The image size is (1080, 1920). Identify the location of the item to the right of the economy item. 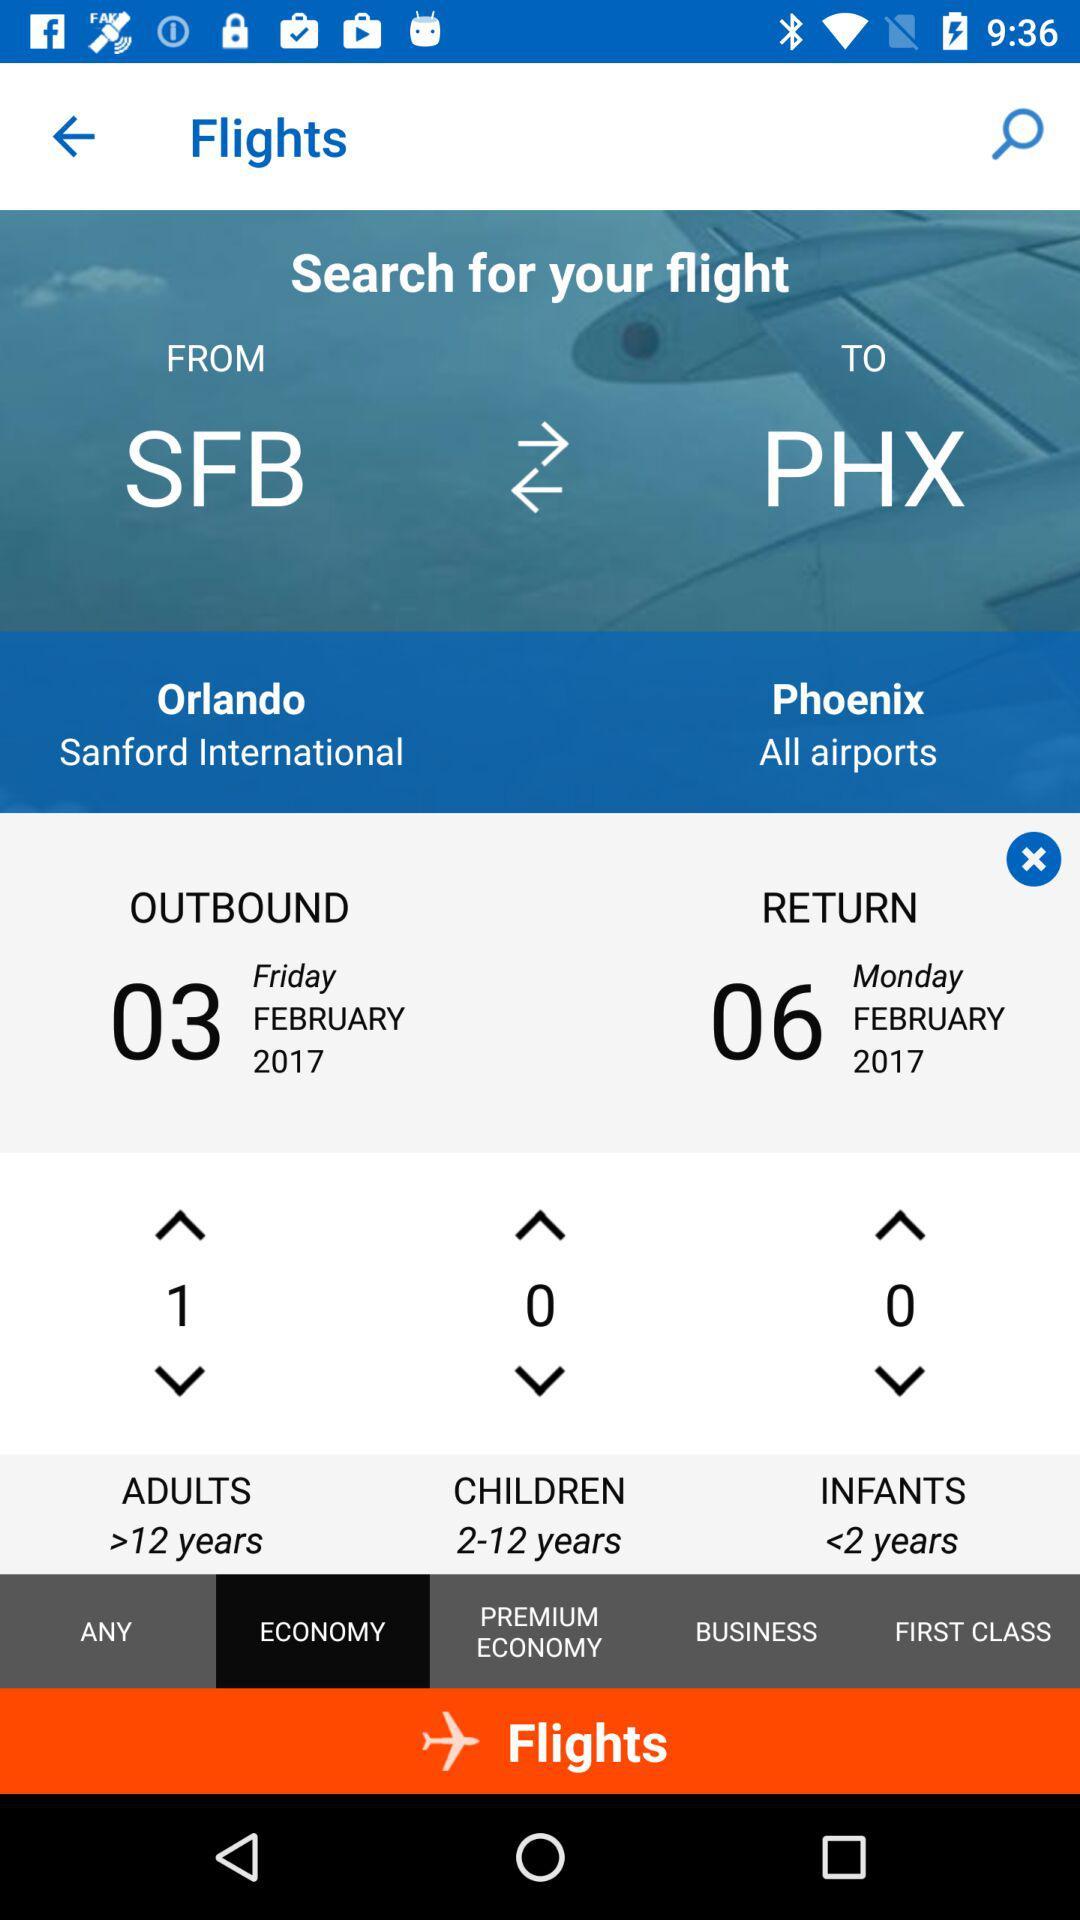
(538, 1631).